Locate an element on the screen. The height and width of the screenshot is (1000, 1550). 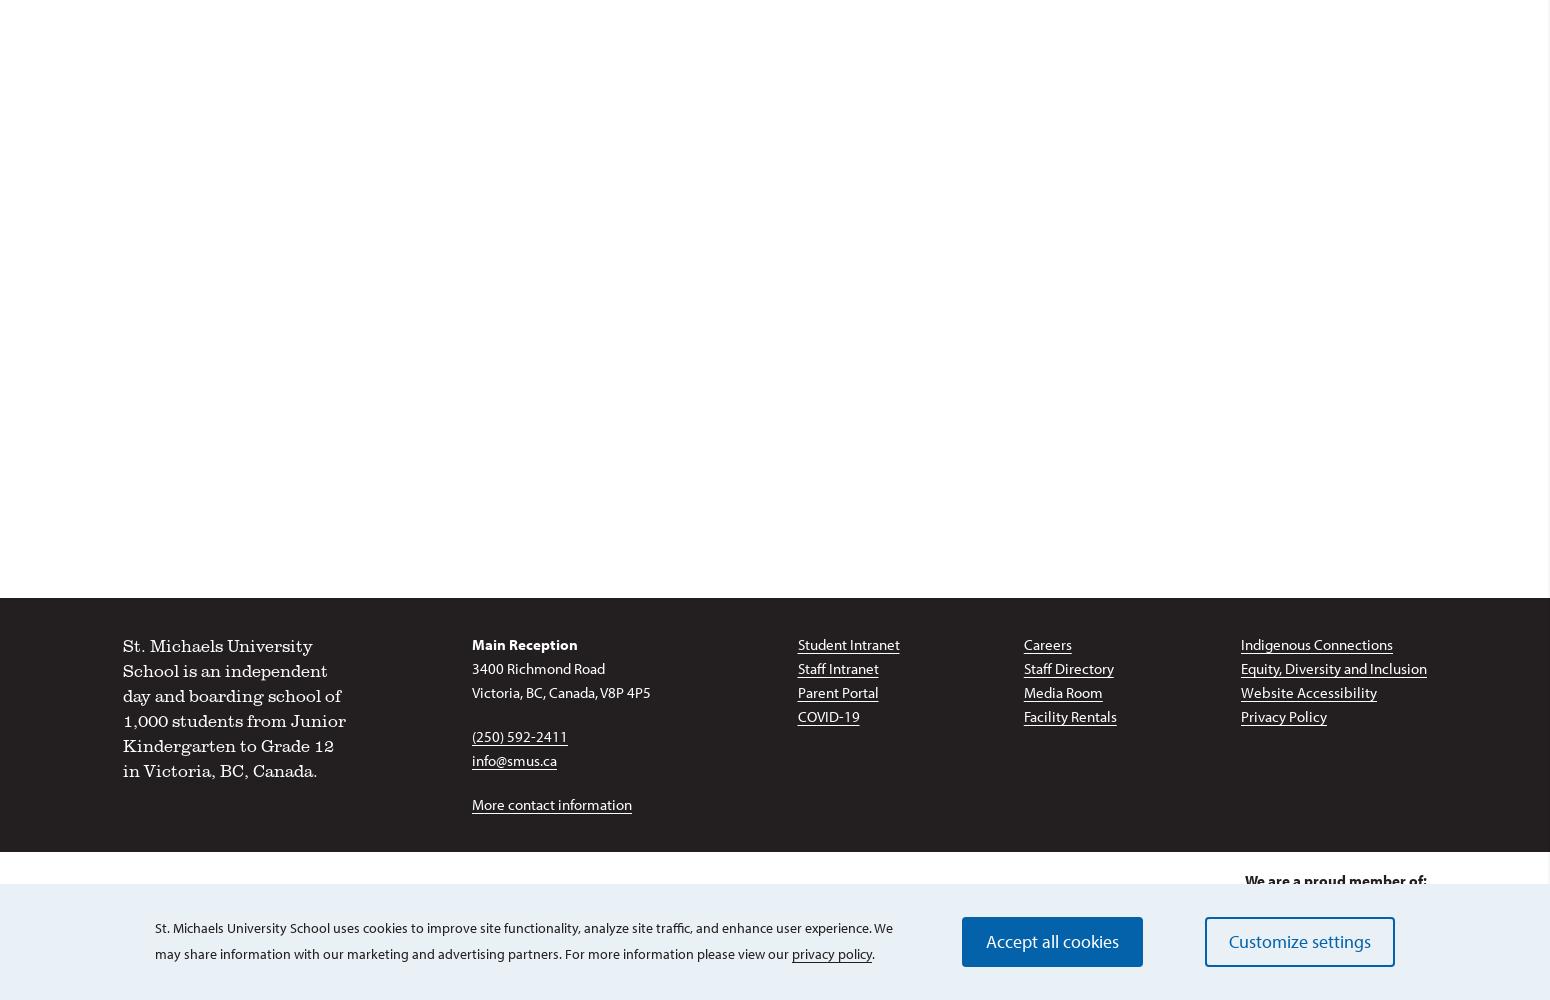
'Careers' is located at coordinates (1023, 644).